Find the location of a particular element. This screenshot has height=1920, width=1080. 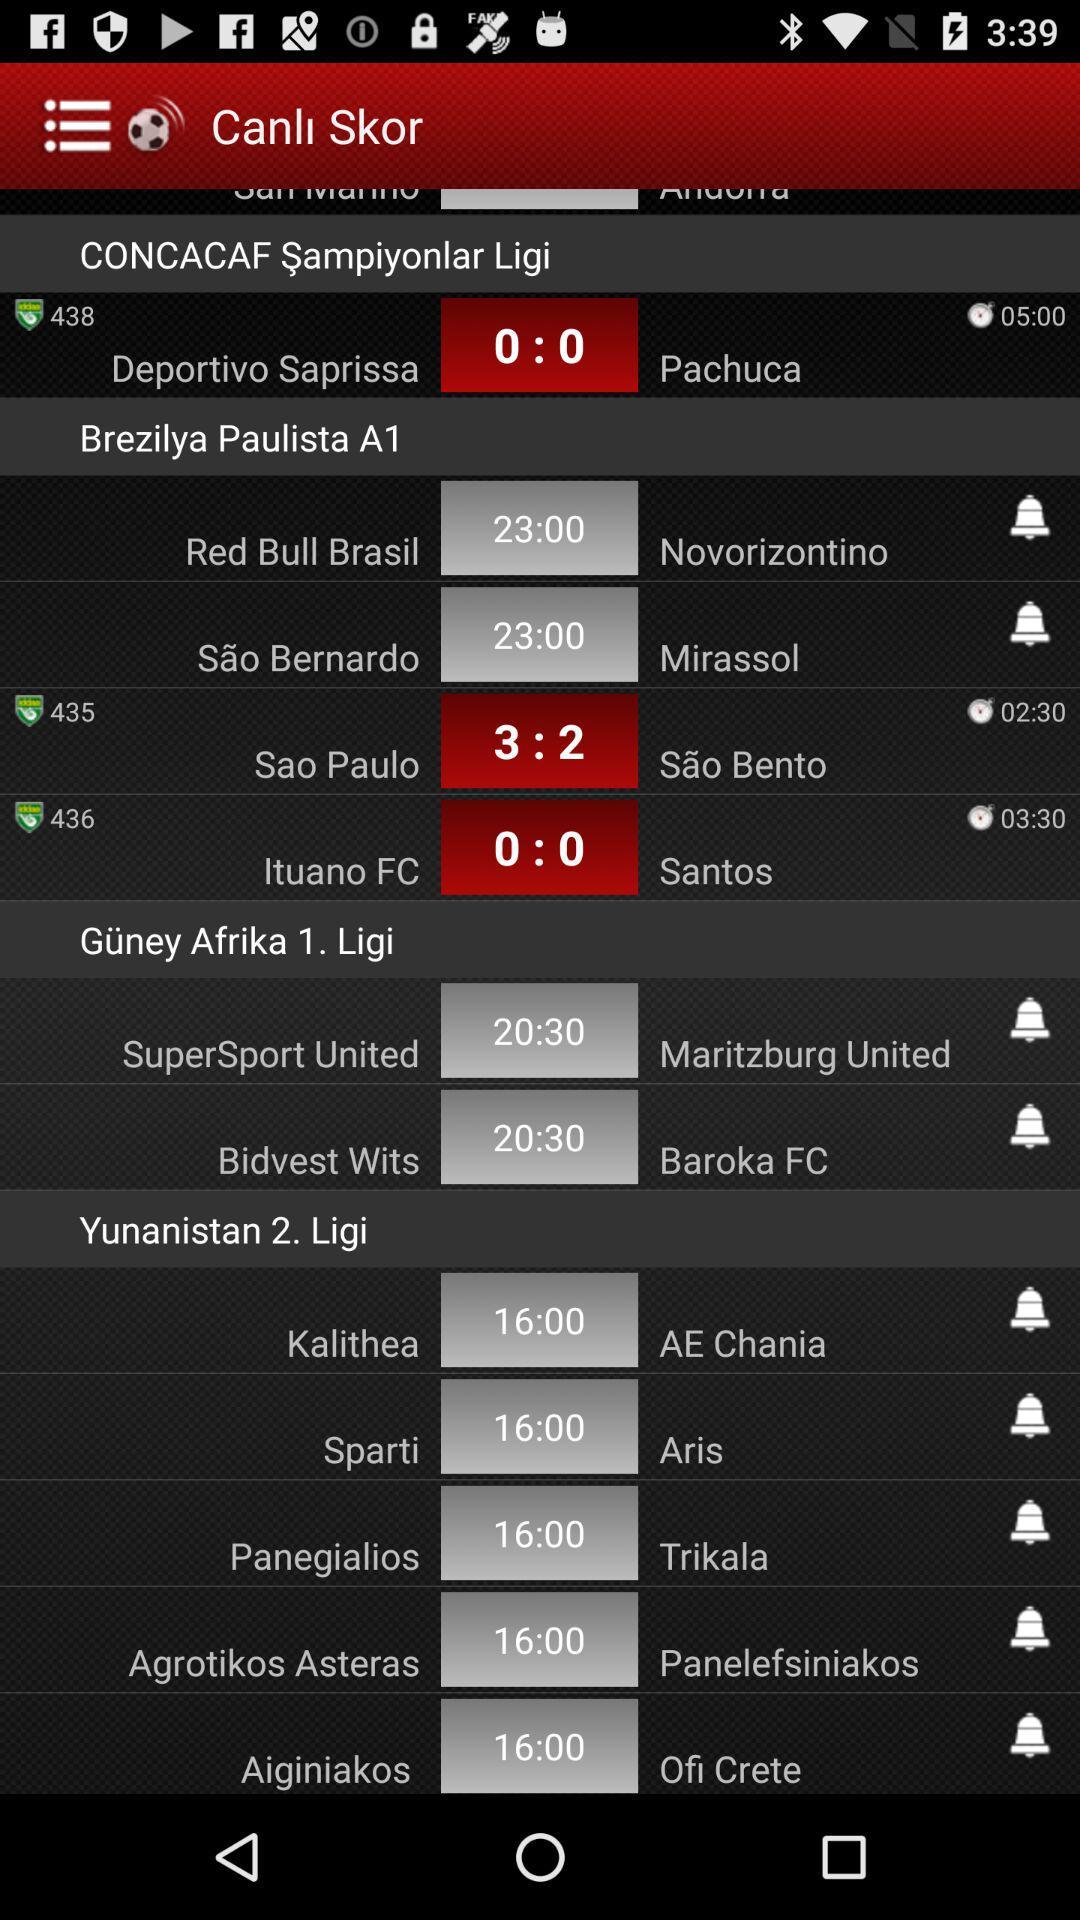

notification is located at coordinates (1029, 517).